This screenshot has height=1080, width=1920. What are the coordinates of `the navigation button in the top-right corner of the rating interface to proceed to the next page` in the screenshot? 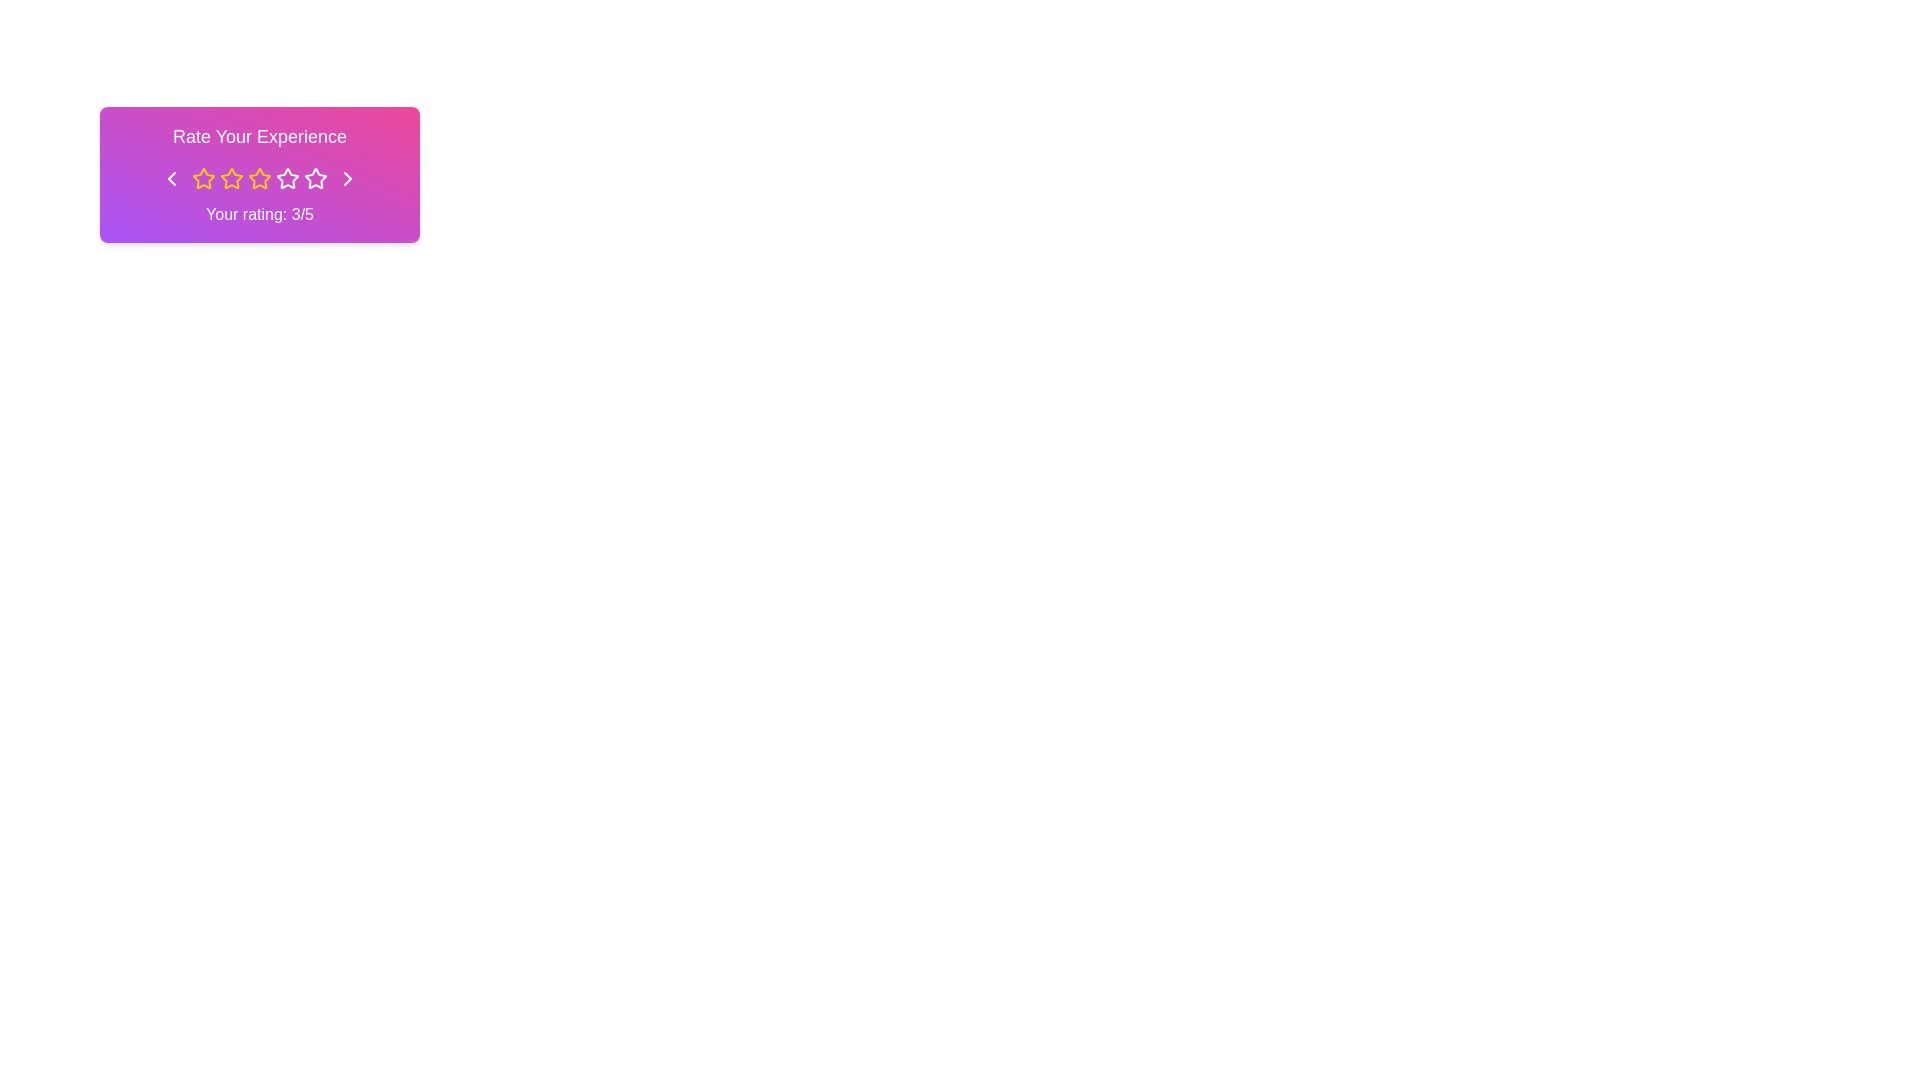 It's located at (347, 177).